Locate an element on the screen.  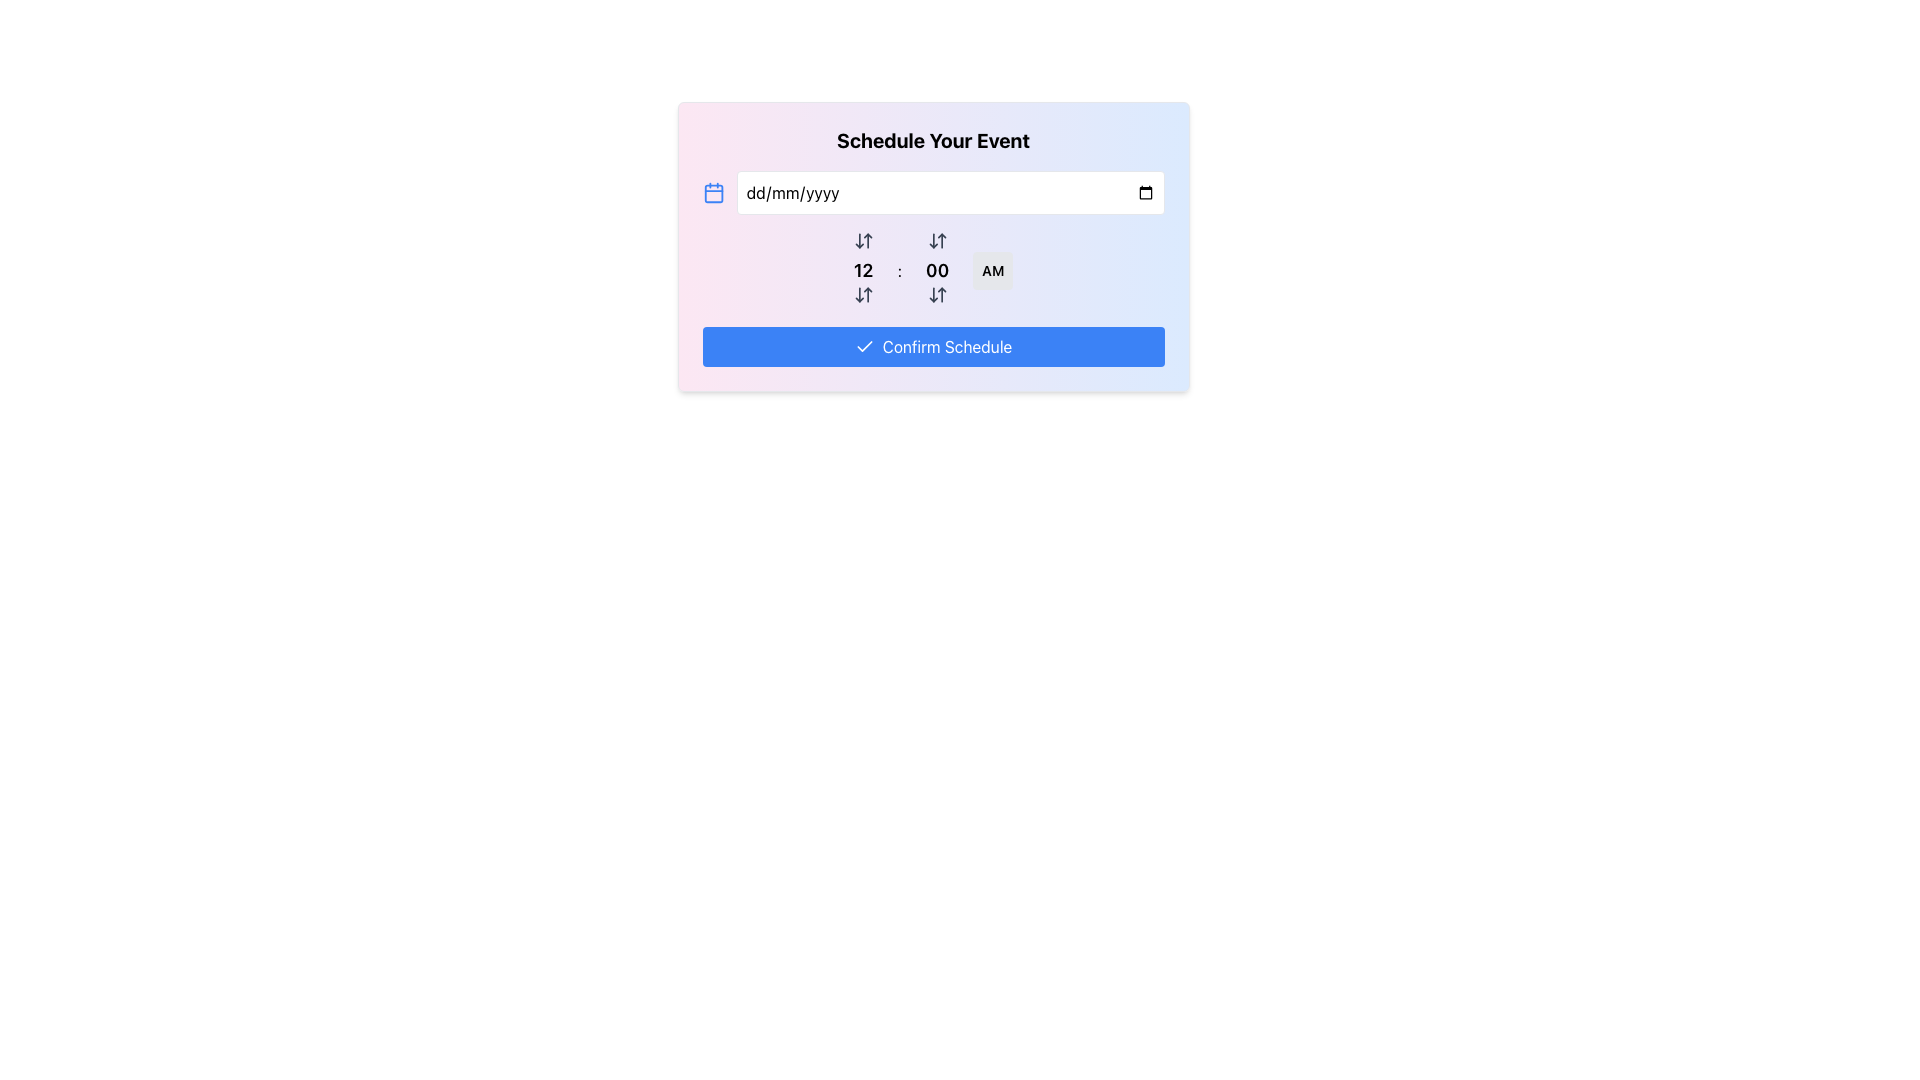
the small checkmark icon located within the blue 'Confirm Schedule' button, positioned to the left of the text is located at coordinates (864, 346).